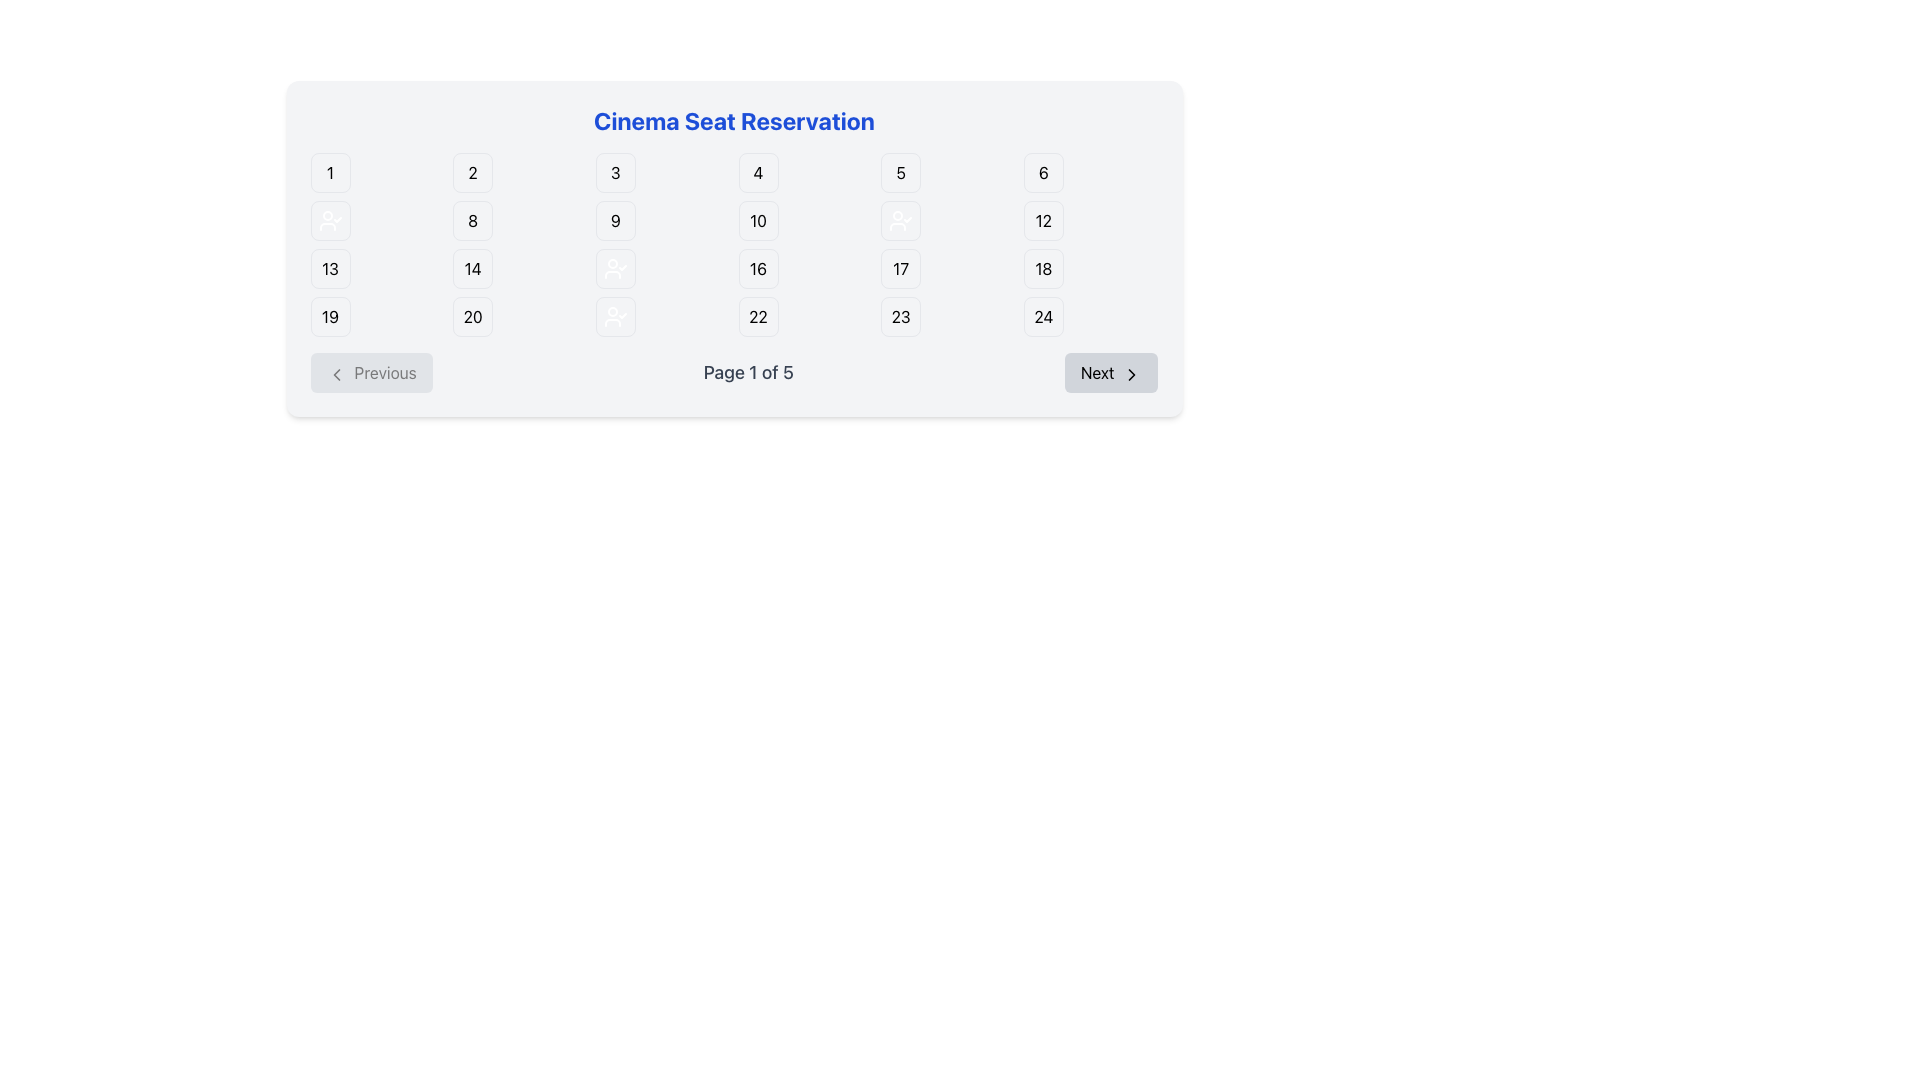 The height and width of the screenshot is (1080, 1920). What do you see at coordinates (900, 315) in the screenshot?
I see `the cinema seat option button representing seat number '23', which is located in the fourth row and fifth column of the grid layout` at bounding box center [900, 315].